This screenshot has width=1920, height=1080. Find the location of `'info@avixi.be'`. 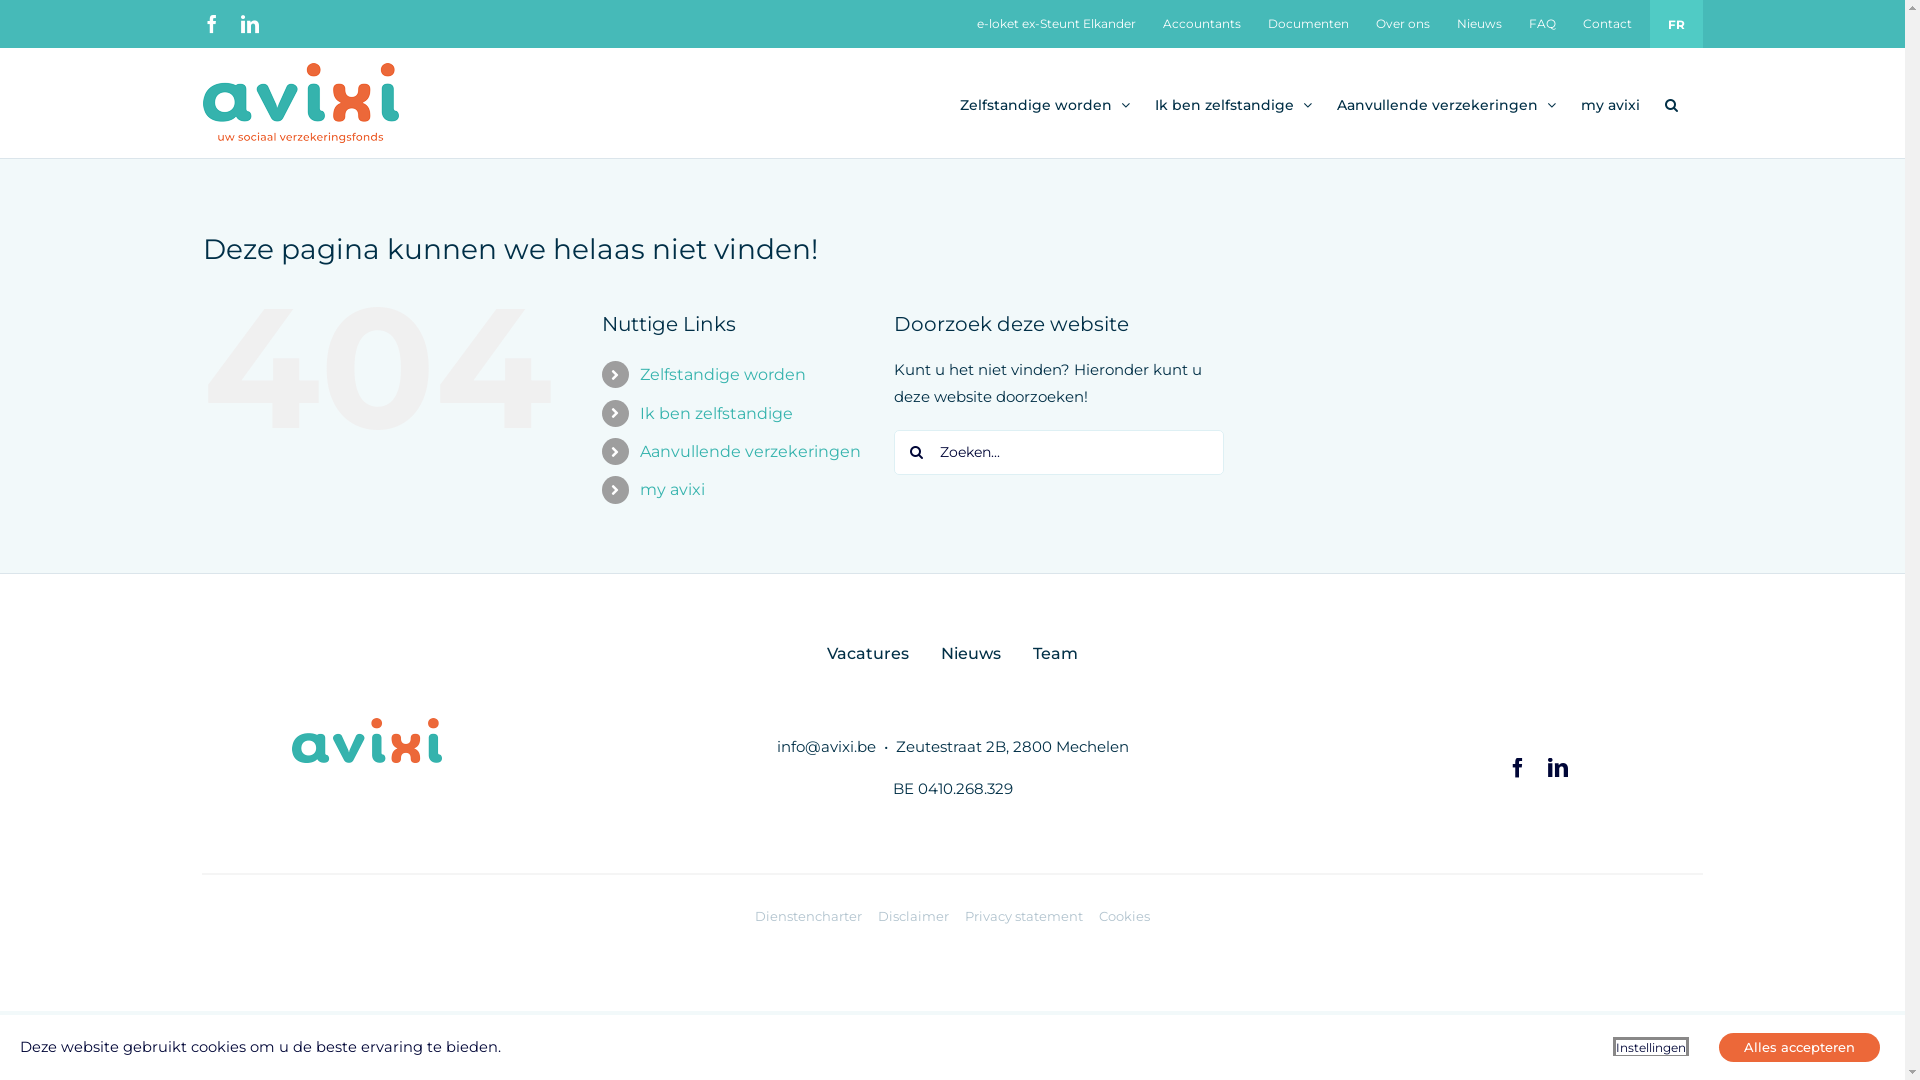

'info@avixi.be' is located at coordinates (825, 746).